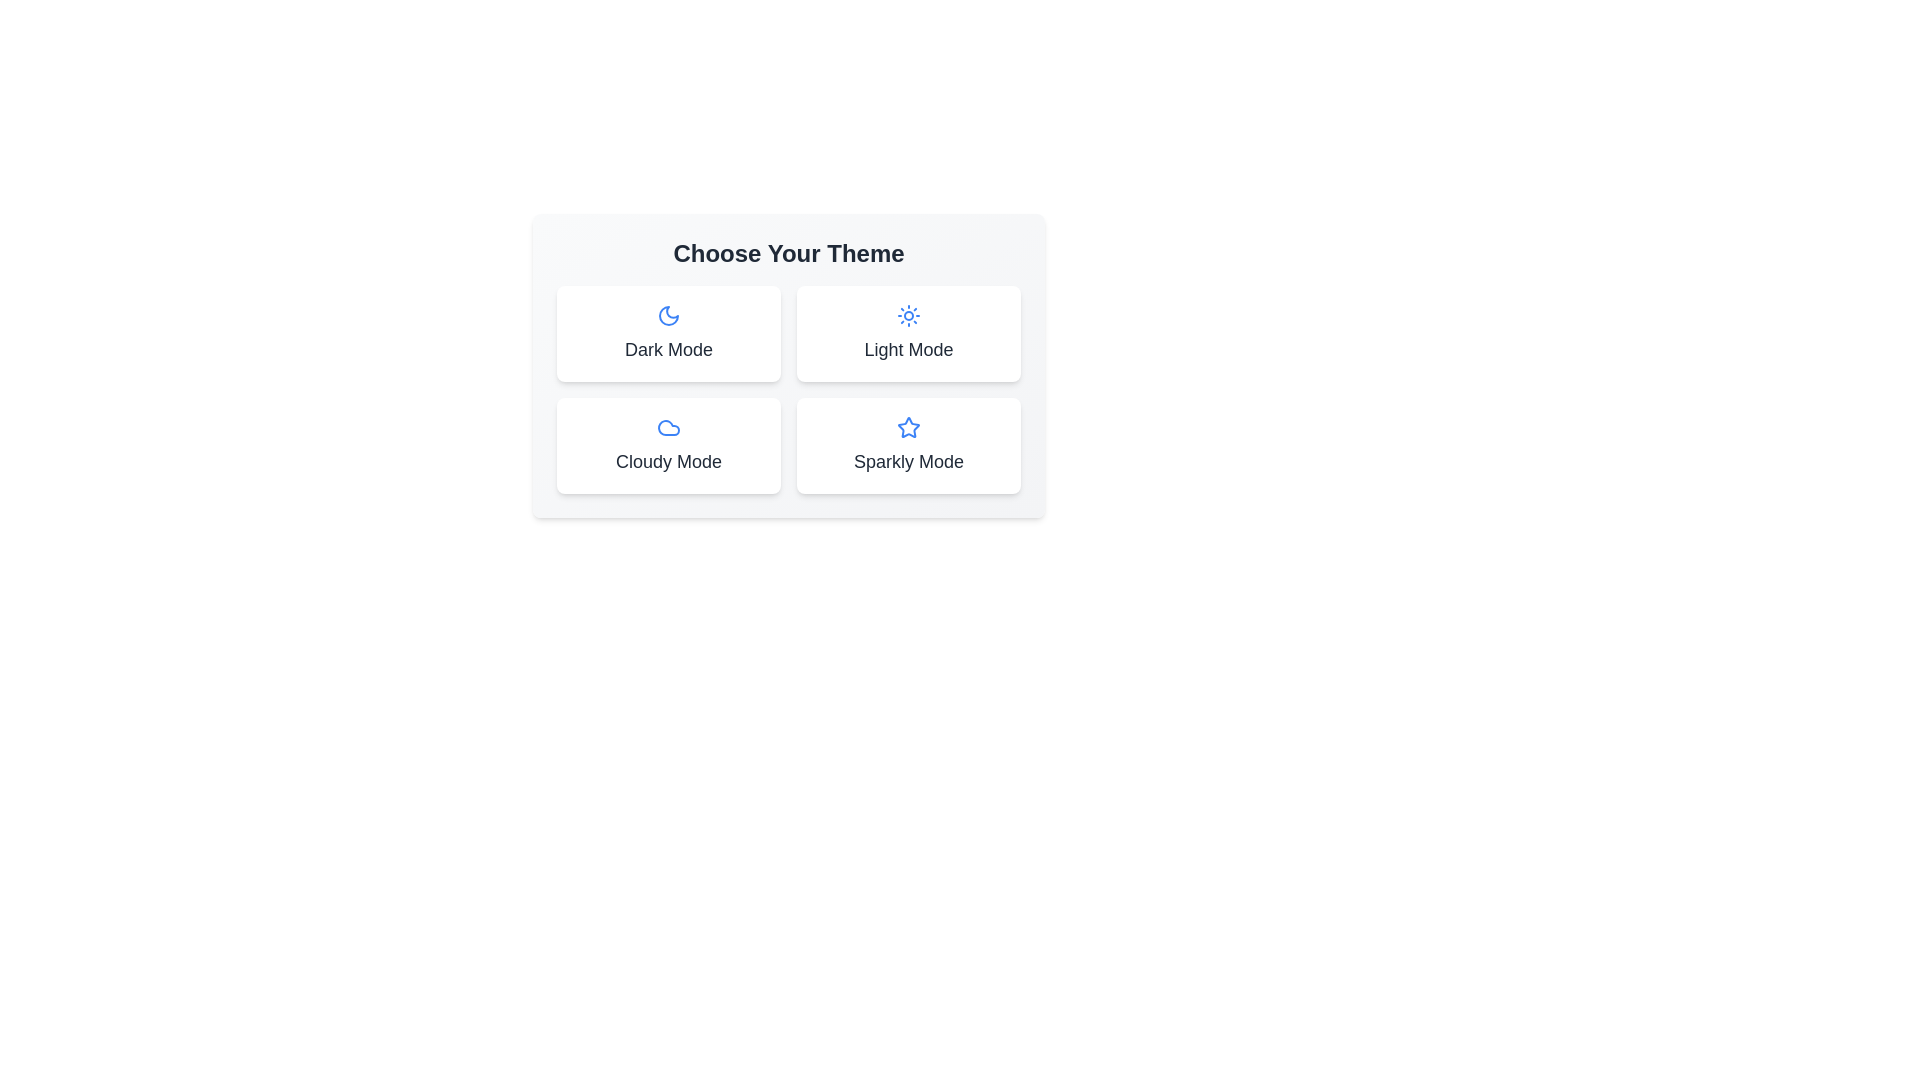  What do you see at coordinates (668, 445) in the screenshot?
I see `the 'Cloudy Mode' button, which is a rectangular button with a white background and a blue cloud icon, located in the lower-left quadrant of the grid layout` at bounding box center [668, 445].